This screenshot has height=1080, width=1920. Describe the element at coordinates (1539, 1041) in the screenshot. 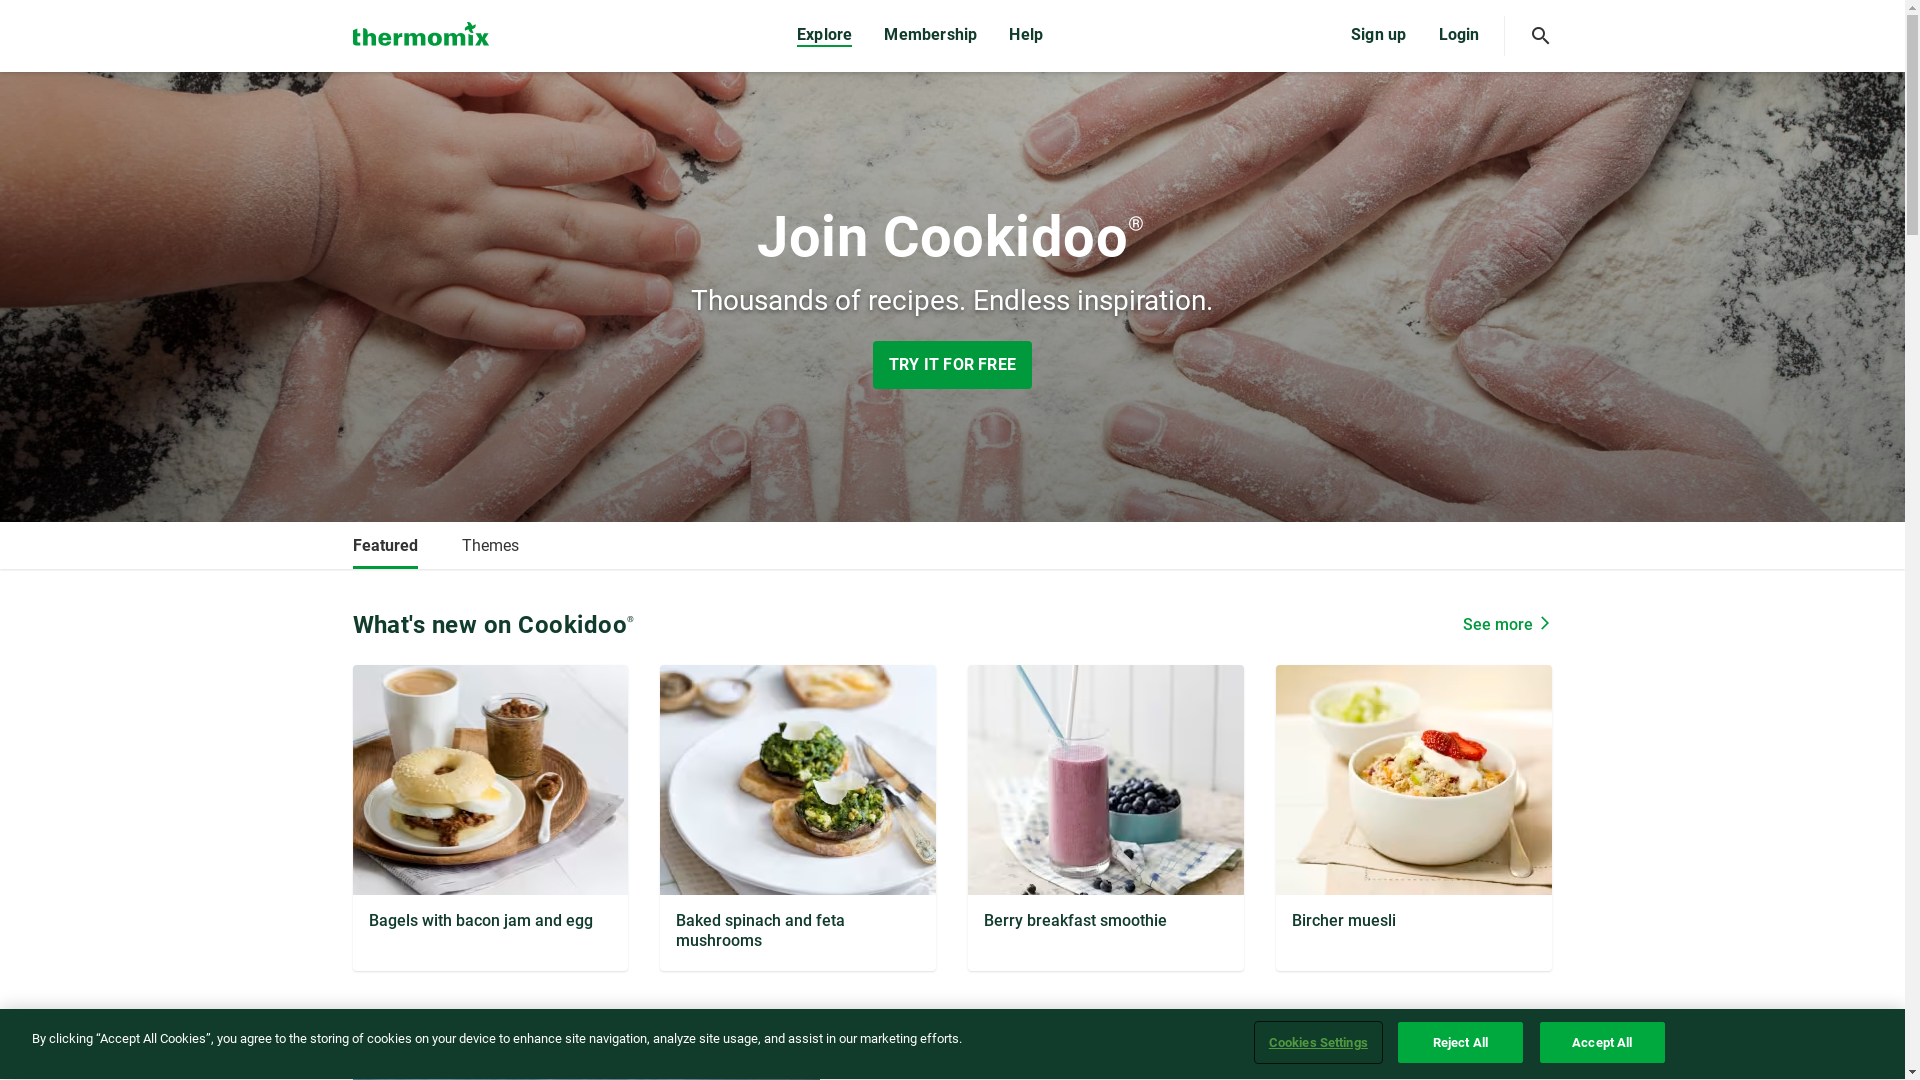

I see `'Accept All'` at that location.